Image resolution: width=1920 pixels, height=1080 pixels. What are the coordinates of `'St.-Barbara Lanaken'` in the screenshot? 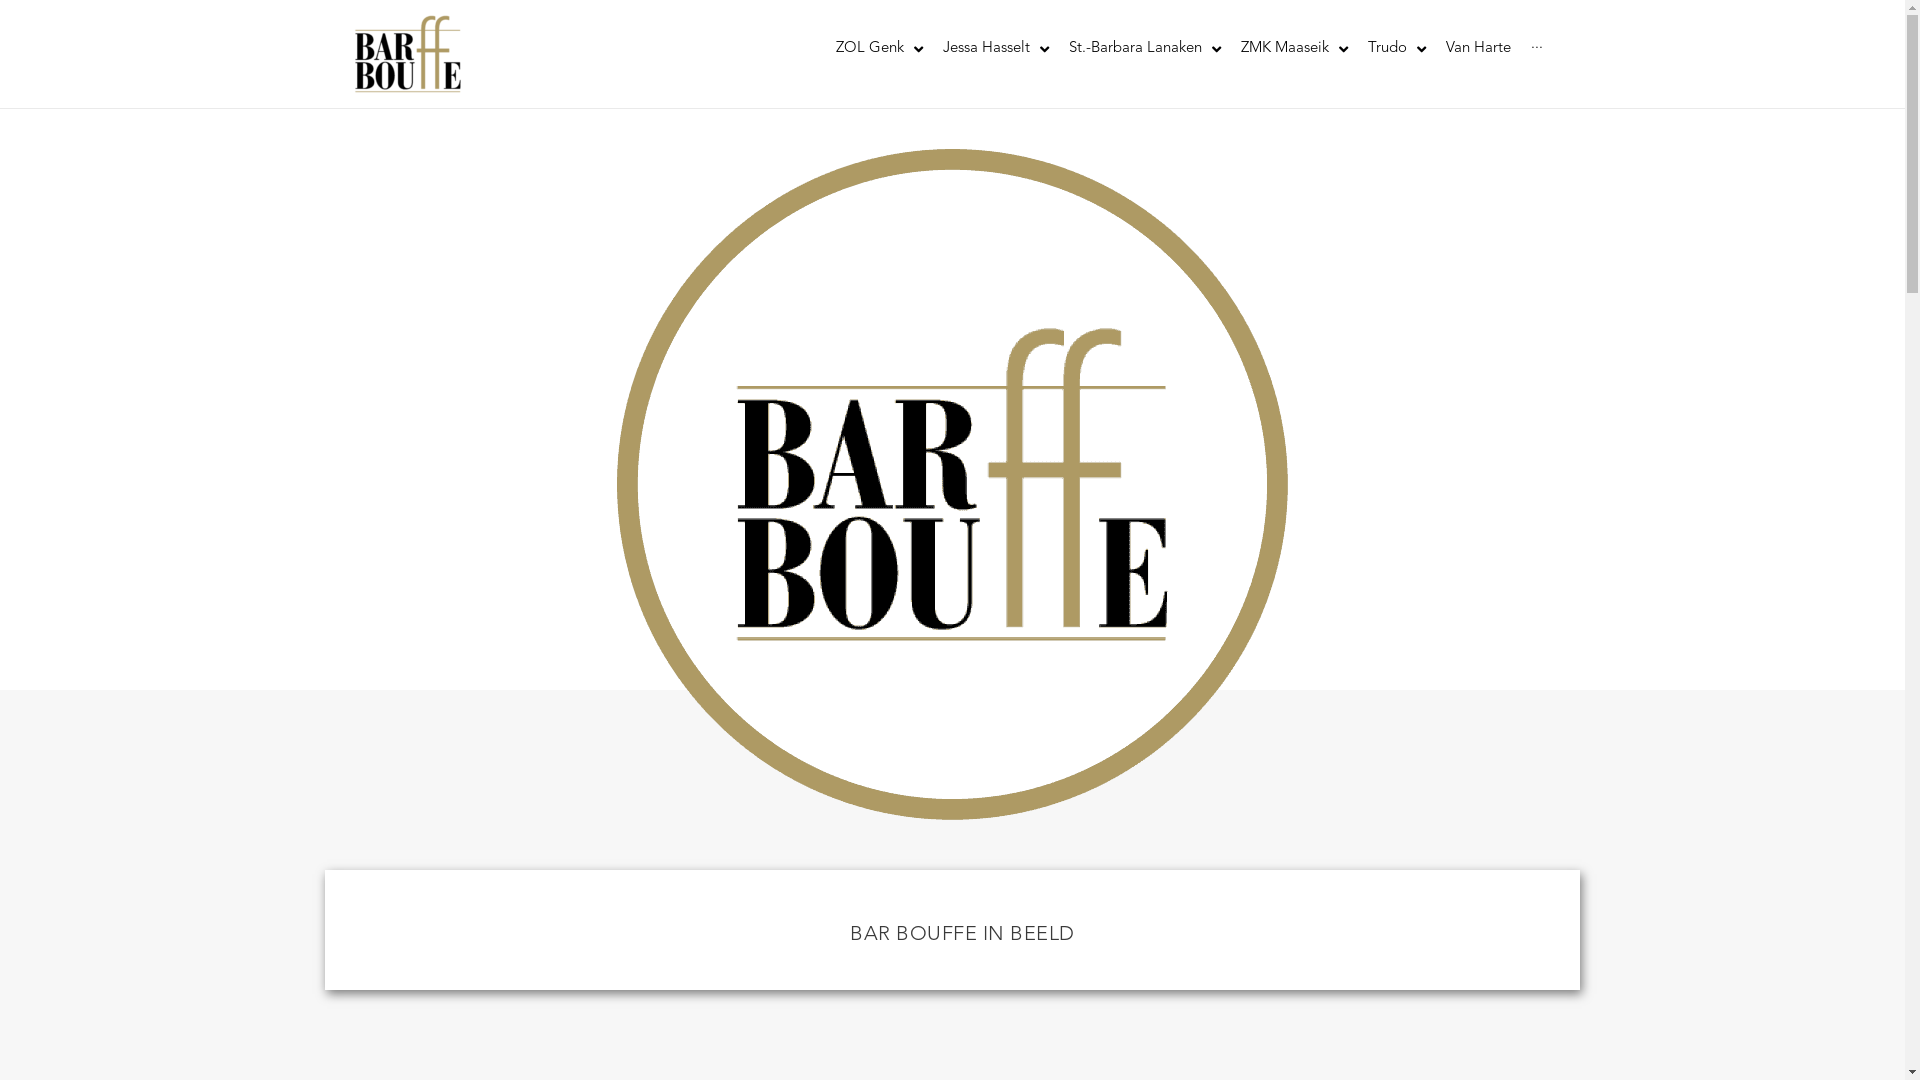 It's located at (1056, 48).